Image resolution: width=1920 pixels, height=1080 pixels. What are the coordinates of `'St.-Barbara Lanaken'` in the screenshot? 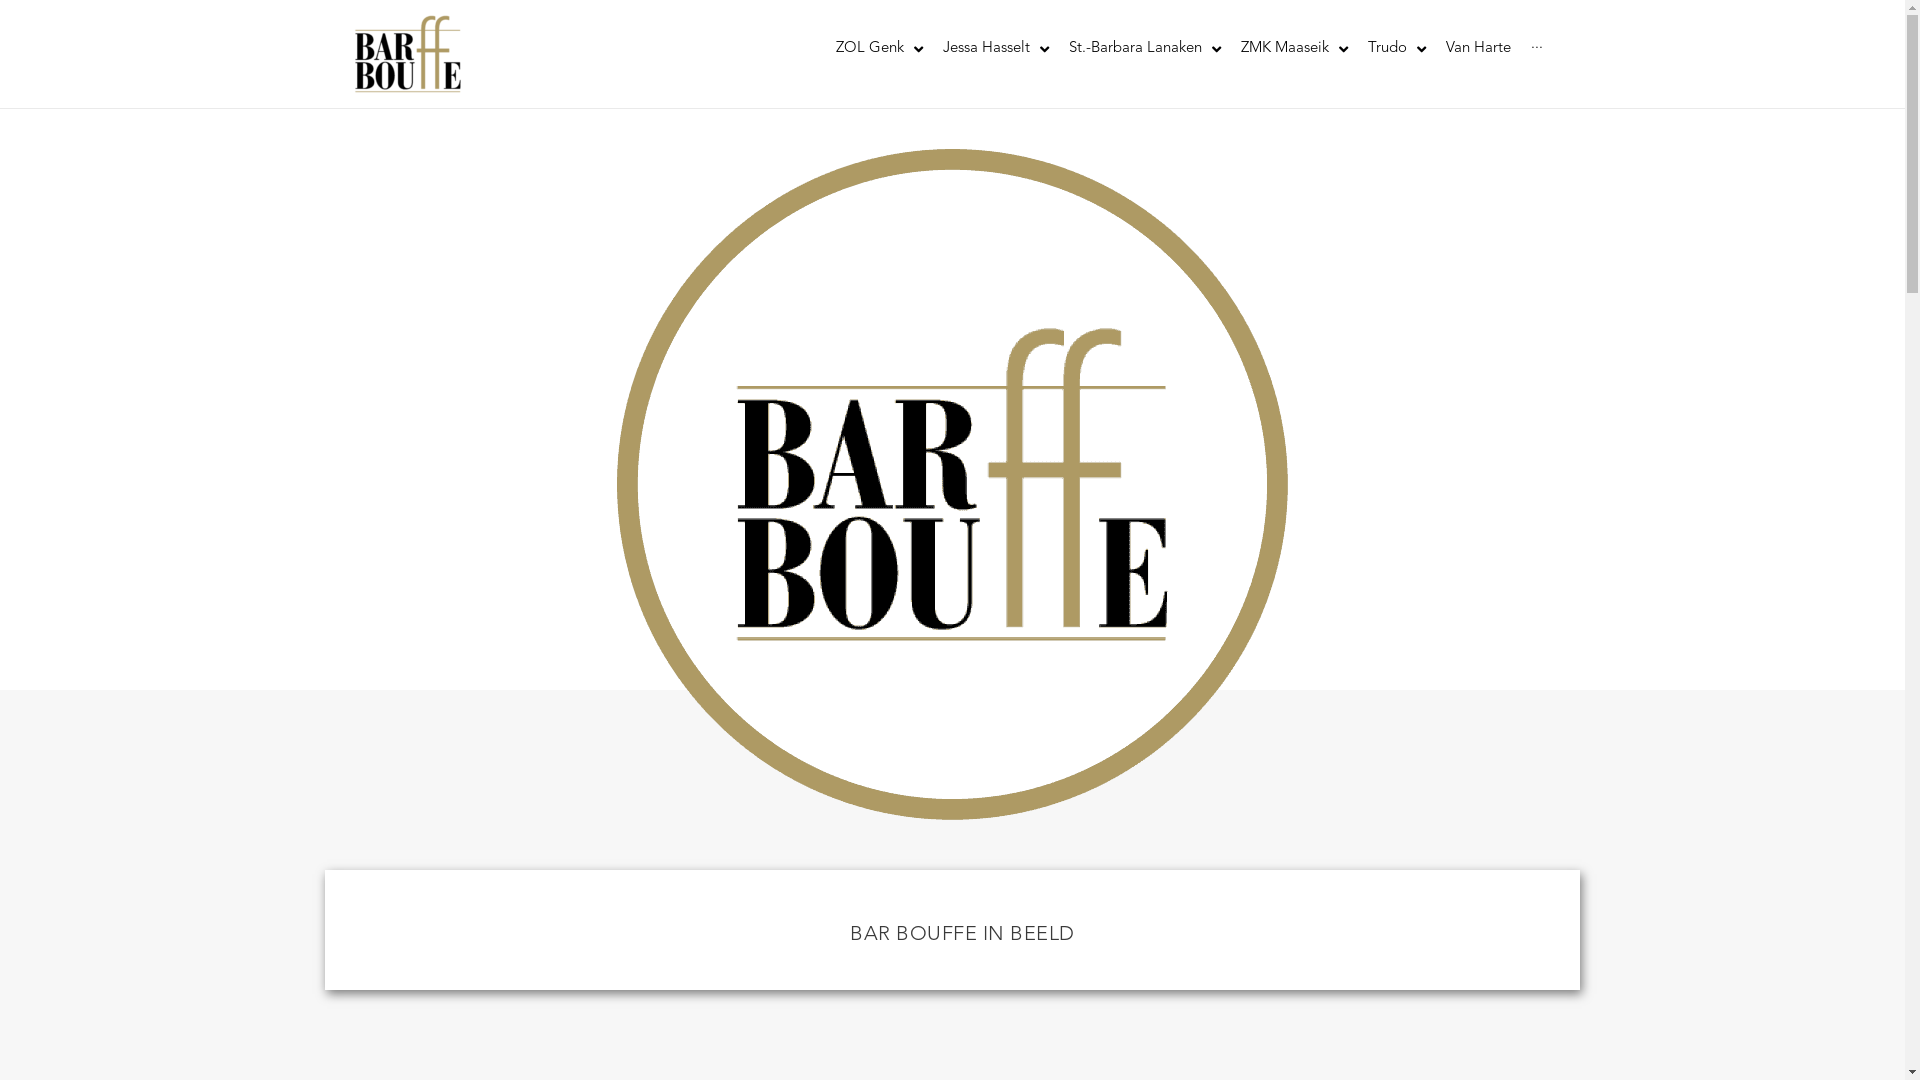 It's located at (1056, 48).